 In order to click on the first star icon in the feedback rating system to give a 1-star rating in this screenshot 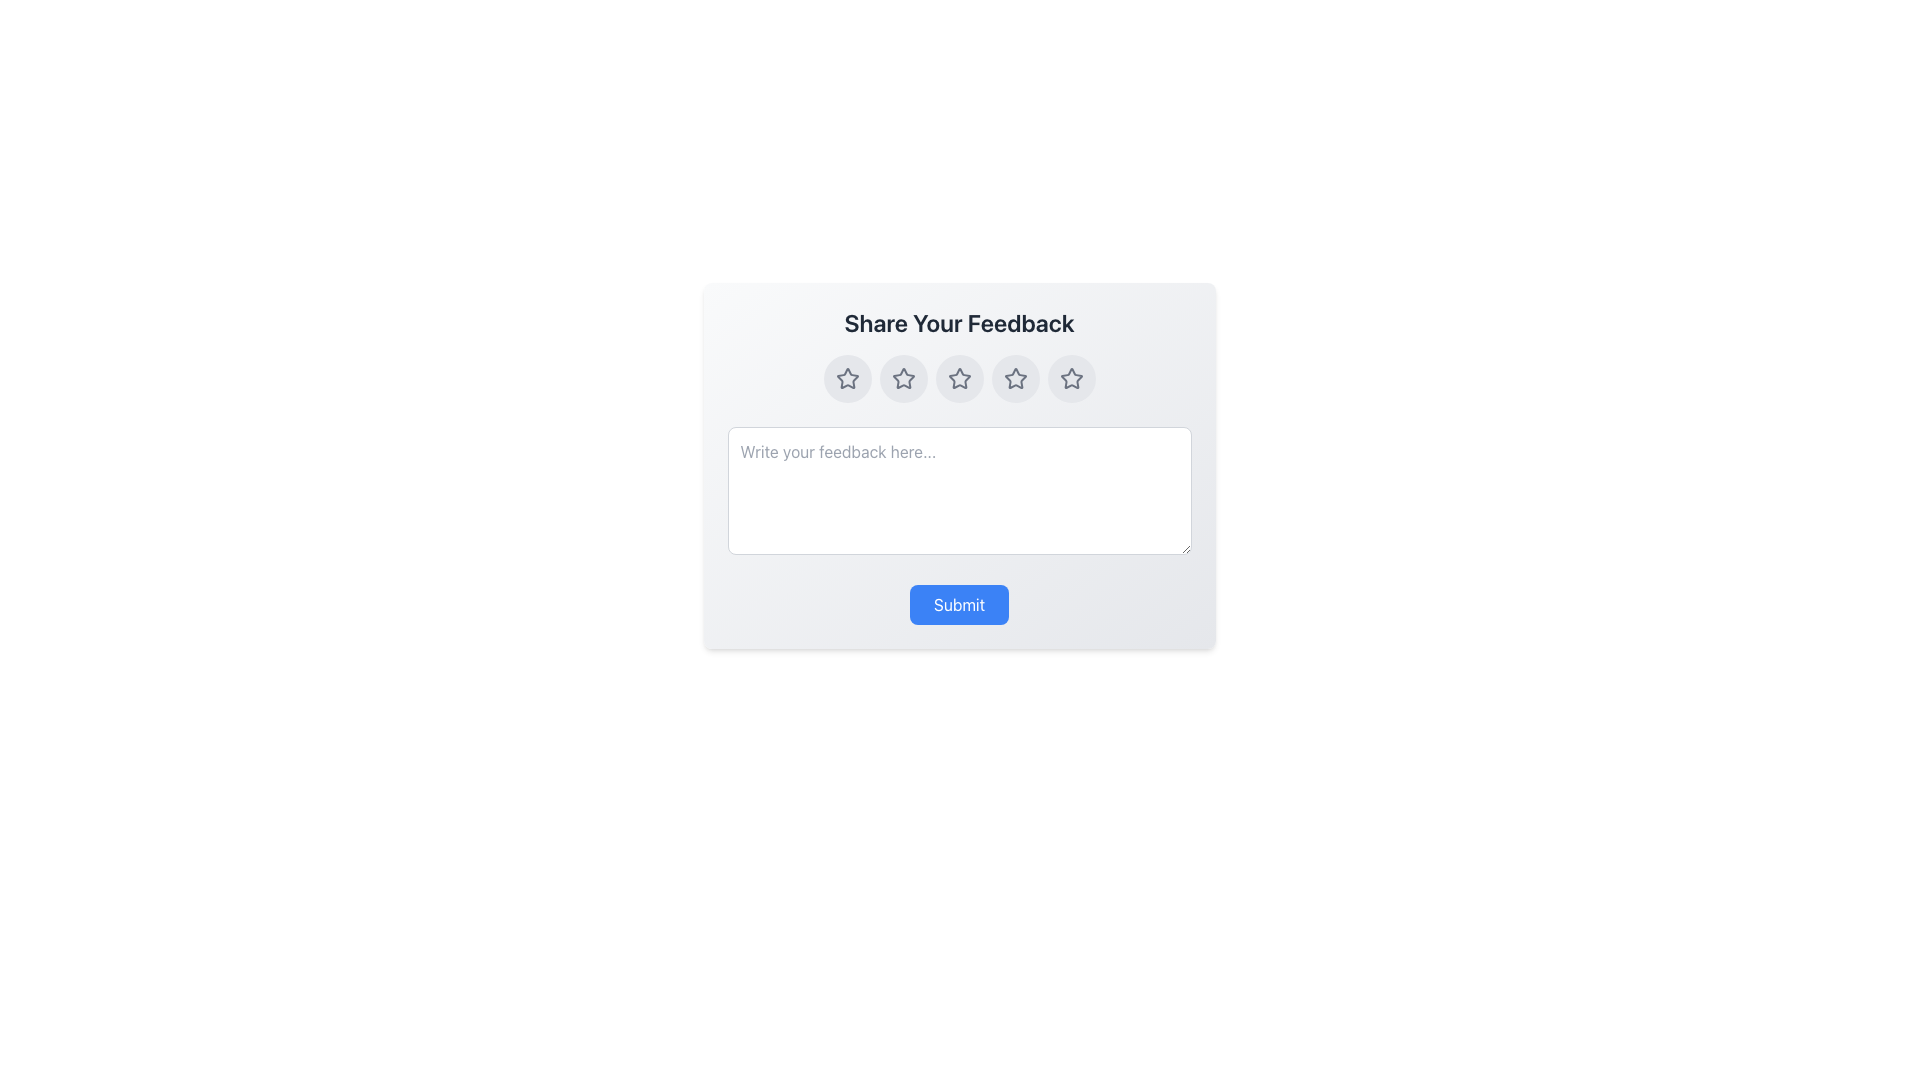, I will do `click(847, 378)`.